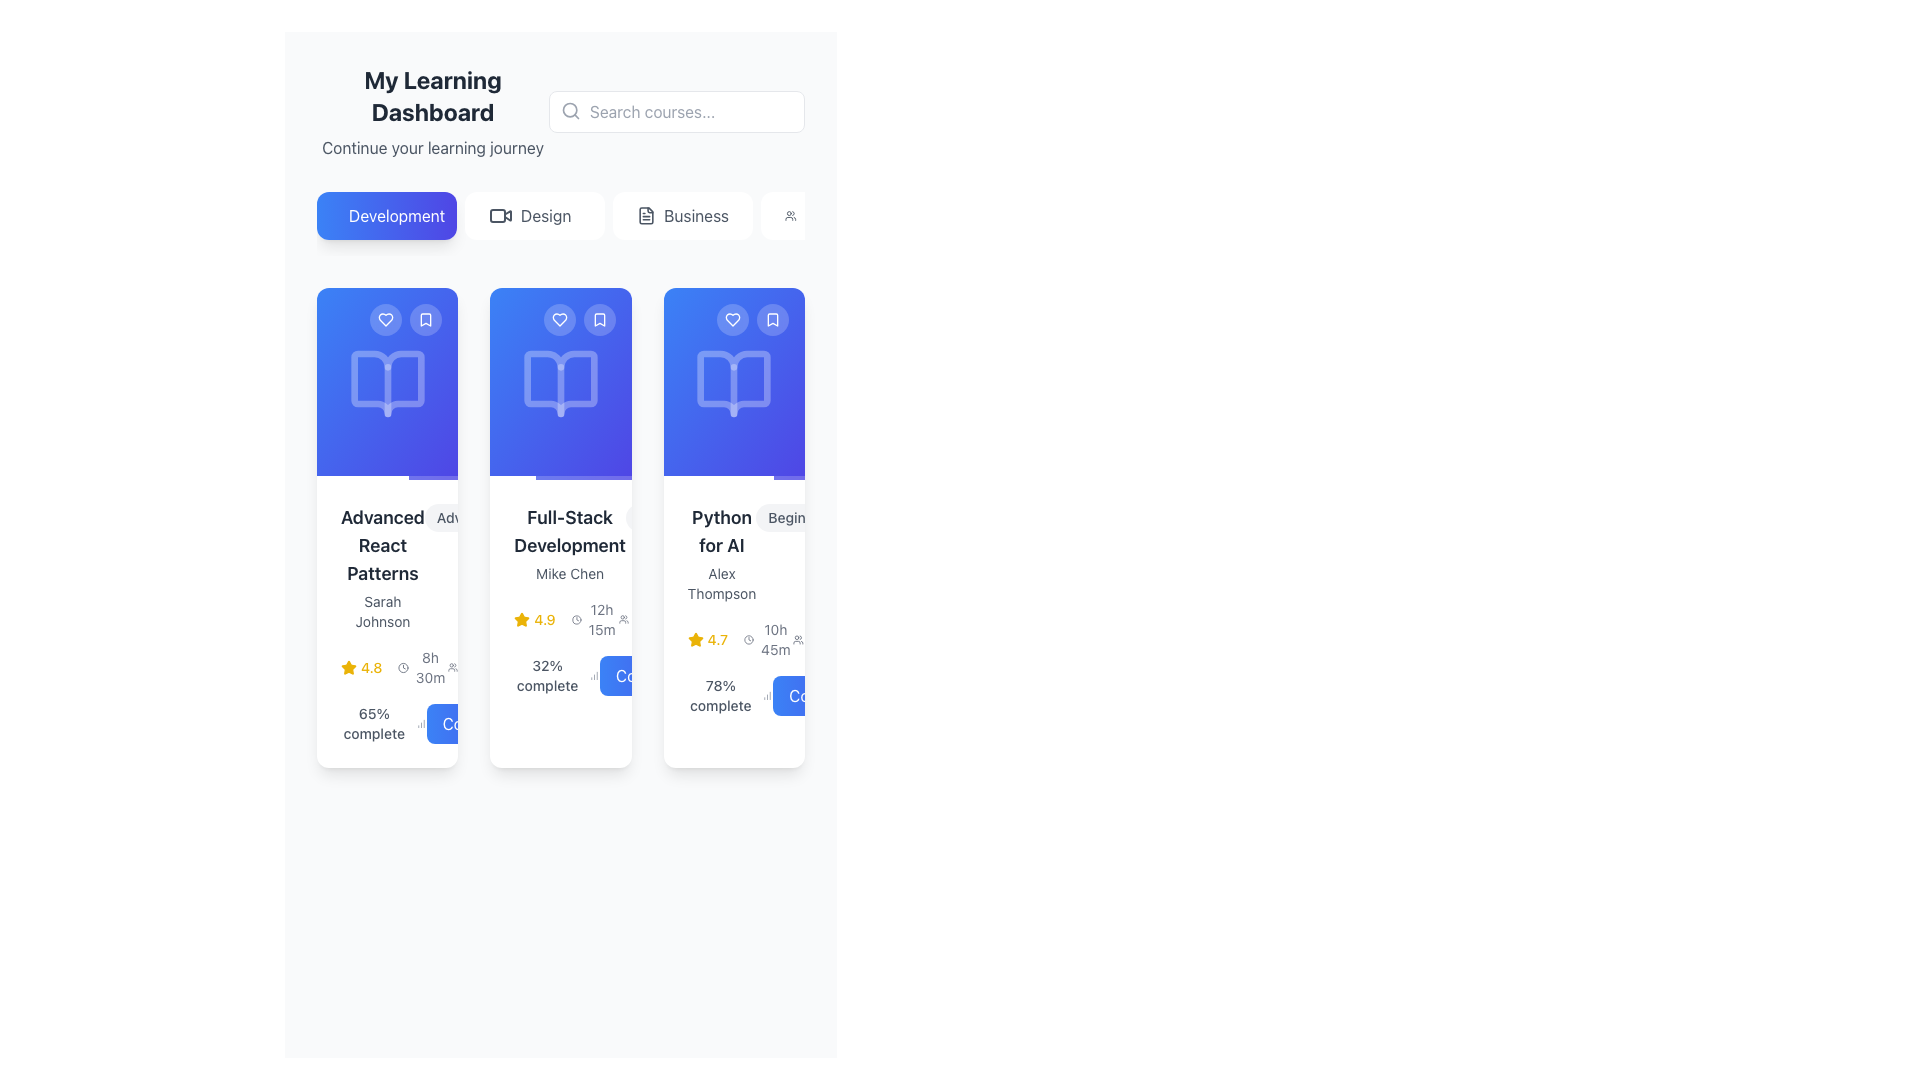 This screenshot has height=1080, width=1920. I want to click on the 'Continue' button with a blue gradient, located at the bottom-right of the Python for AI course card, so click(831, 694).